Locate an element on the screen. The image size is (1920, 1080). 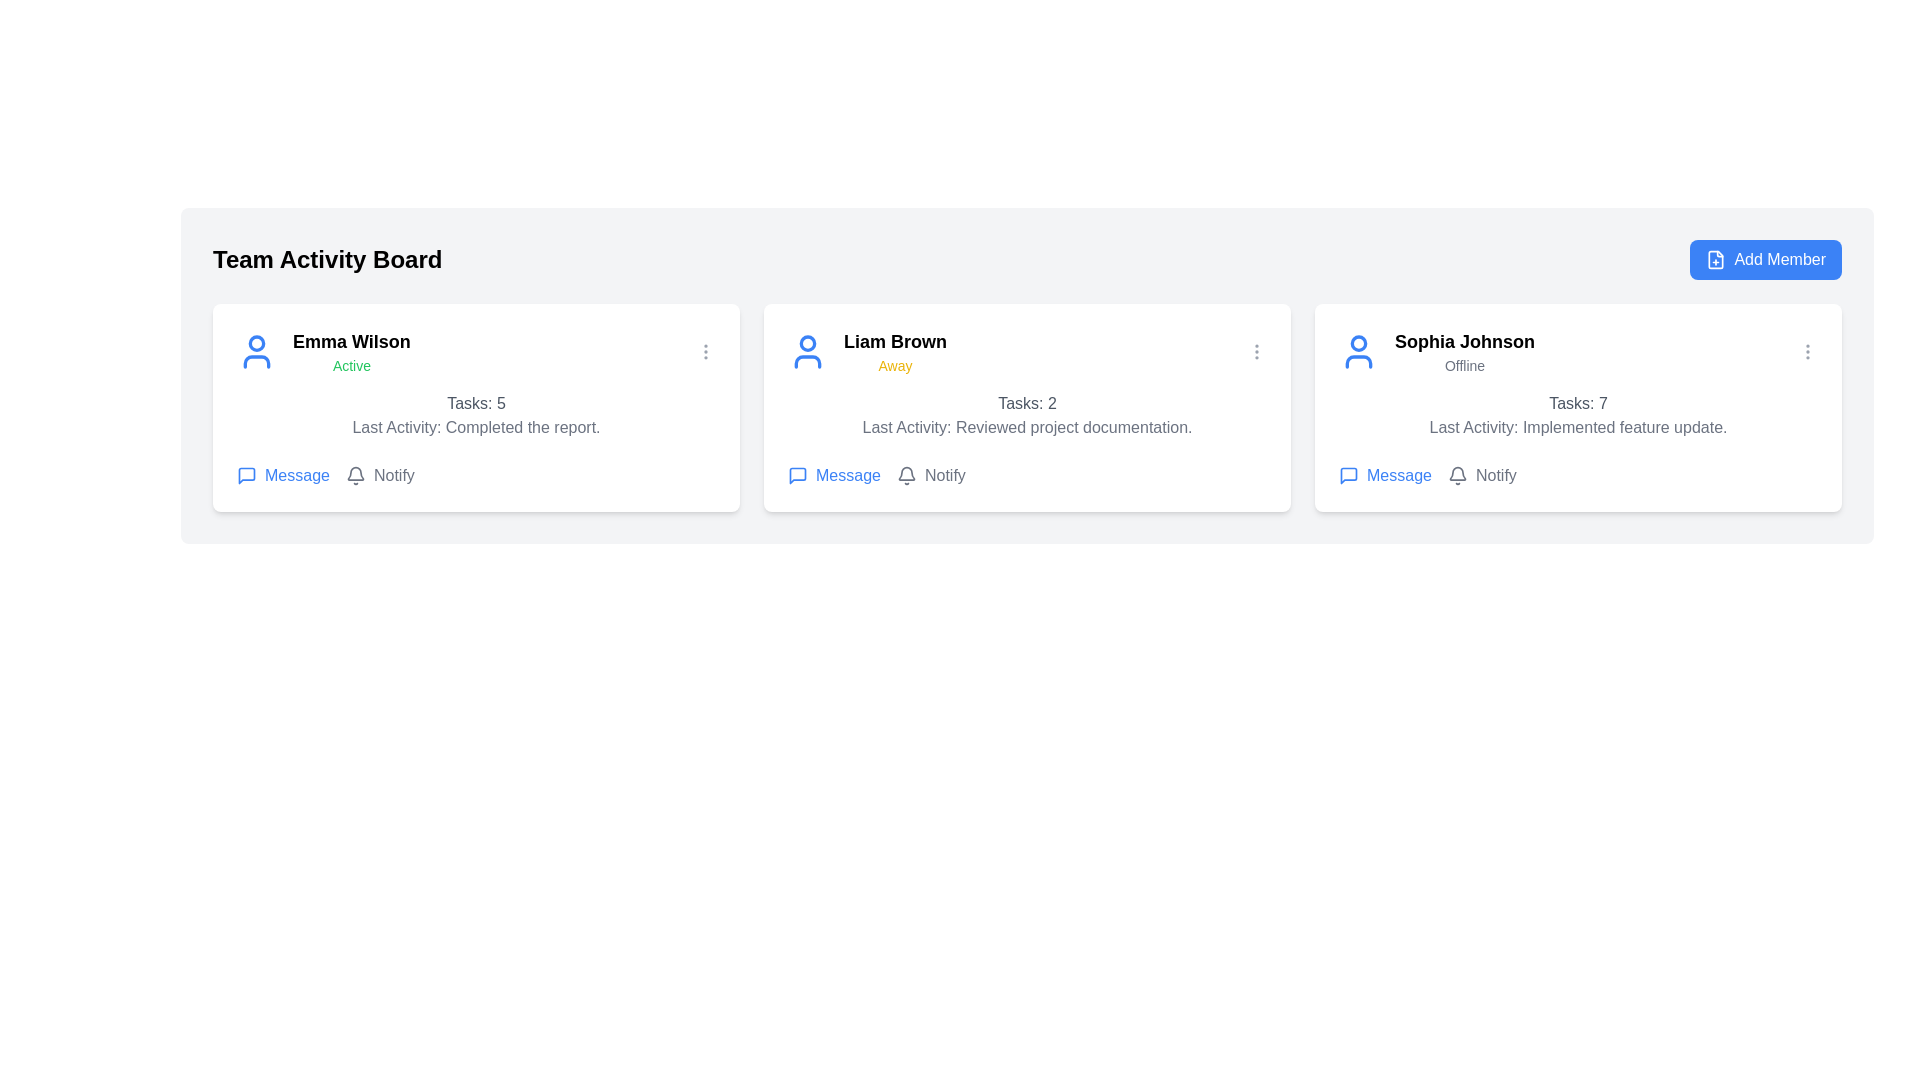
content displayed in the 'Emma Wilson' text label, which is bold and has the status 'Active' in green below it, located in the first card of the 'Team Activity Board' is located at coordinates (351, 350).